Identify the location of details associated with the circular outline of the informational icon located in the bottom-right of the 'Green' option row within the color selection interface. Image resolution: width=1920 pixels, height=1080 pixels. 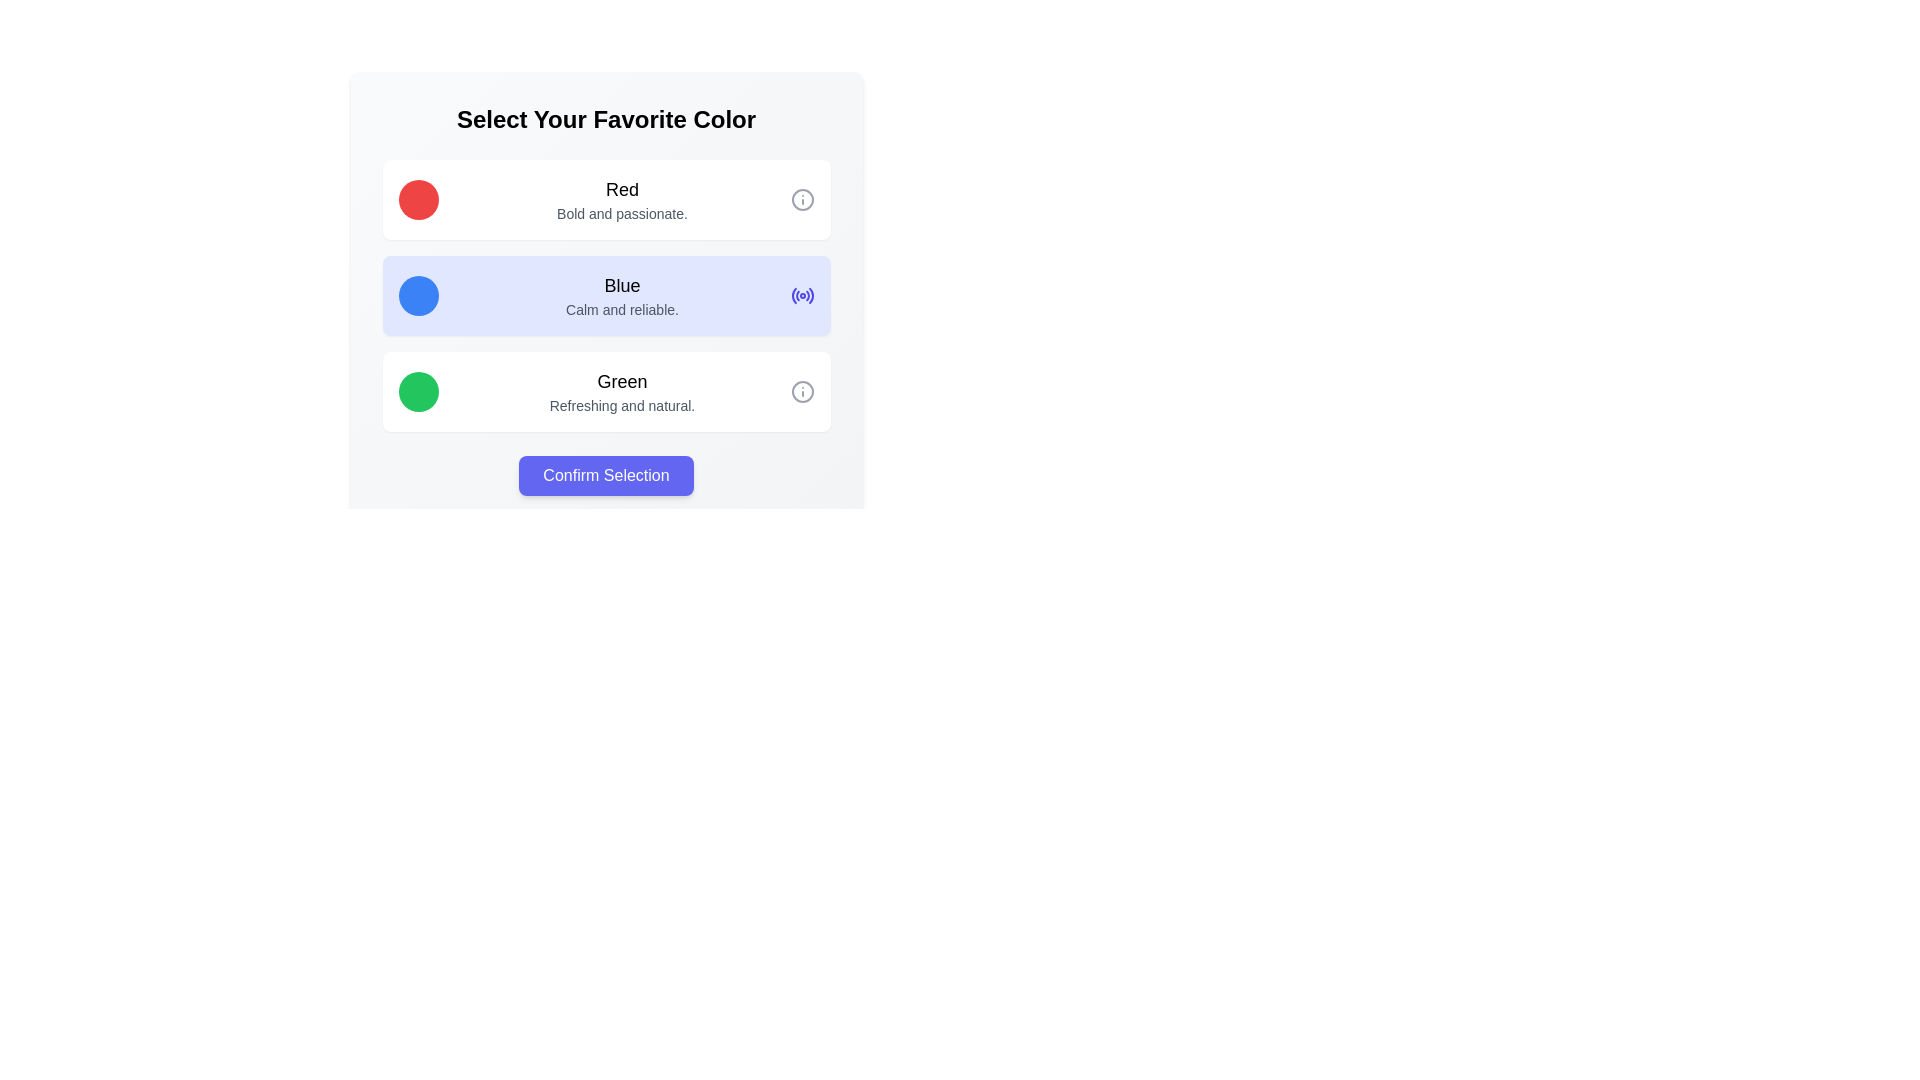
(802, 200).